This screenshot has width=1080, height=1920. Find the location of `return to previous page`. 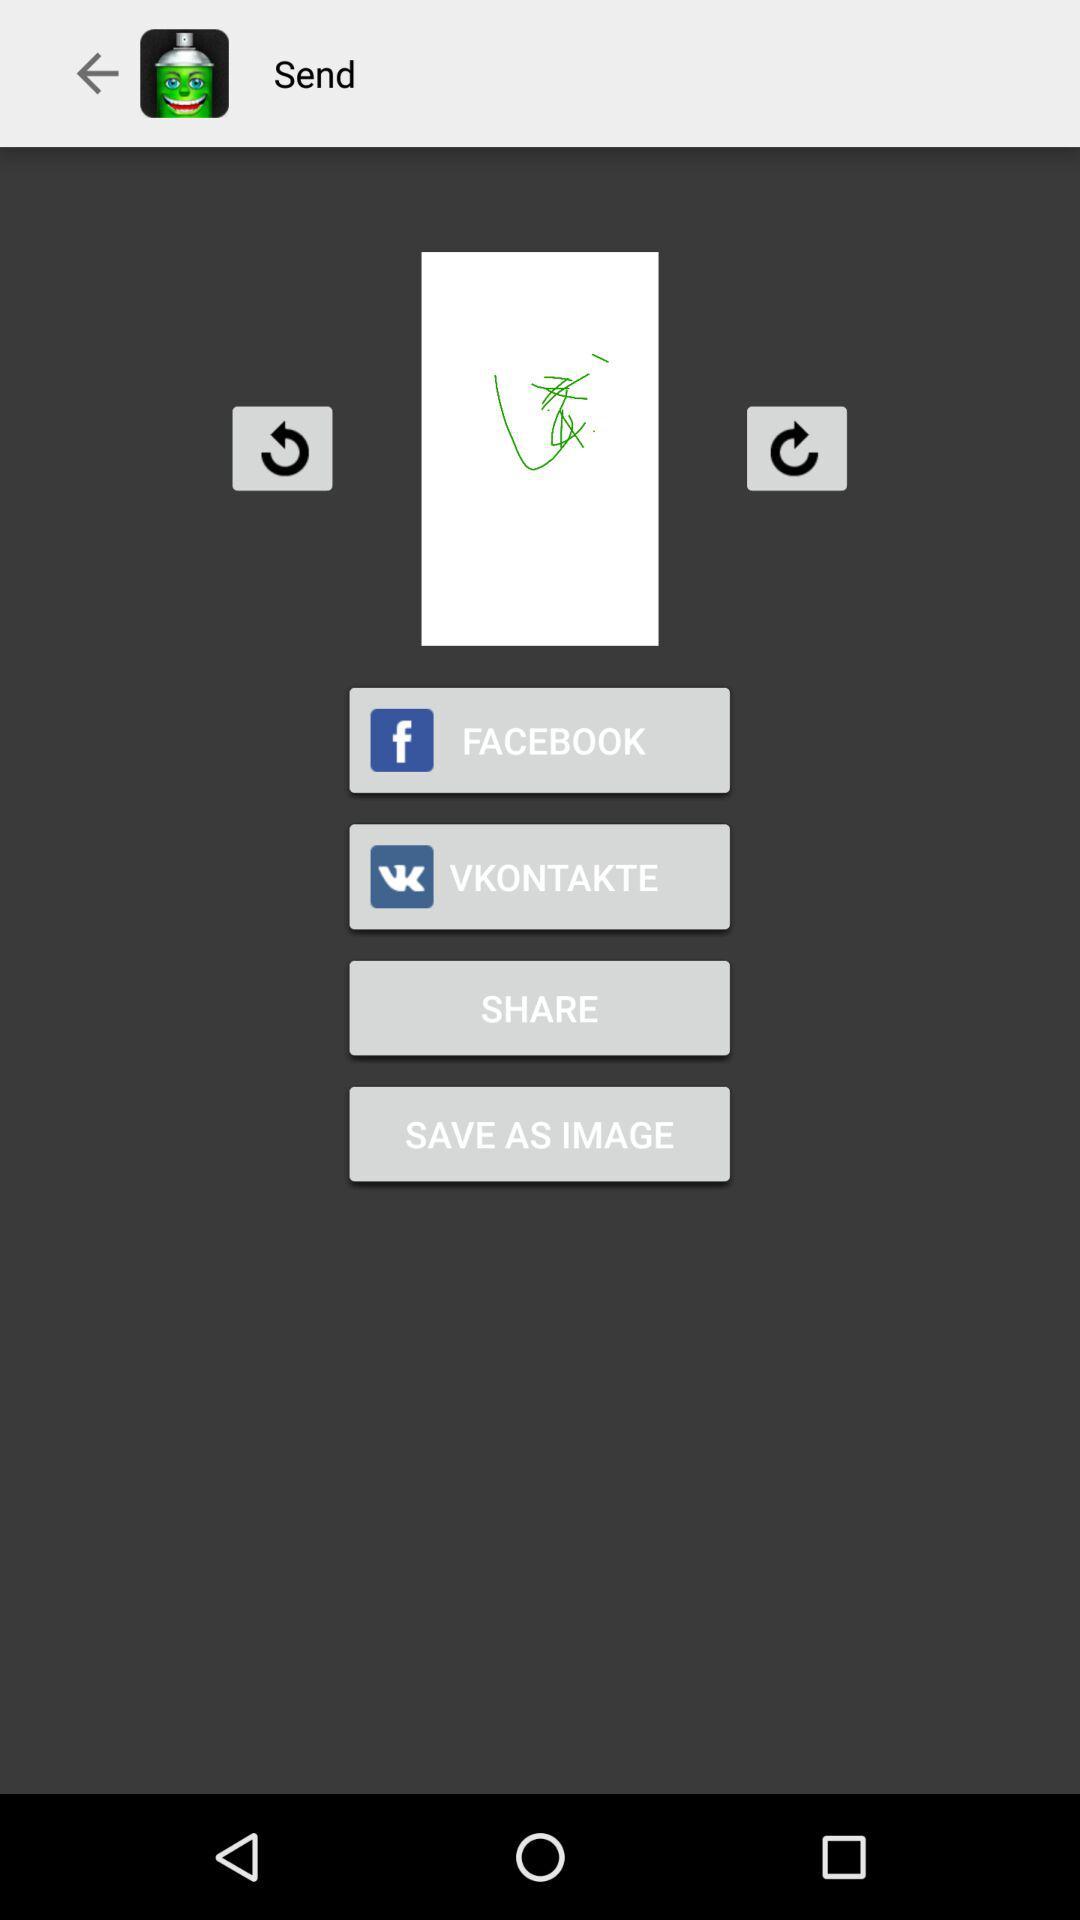

return to previous page is located at coordinates (282, 447).